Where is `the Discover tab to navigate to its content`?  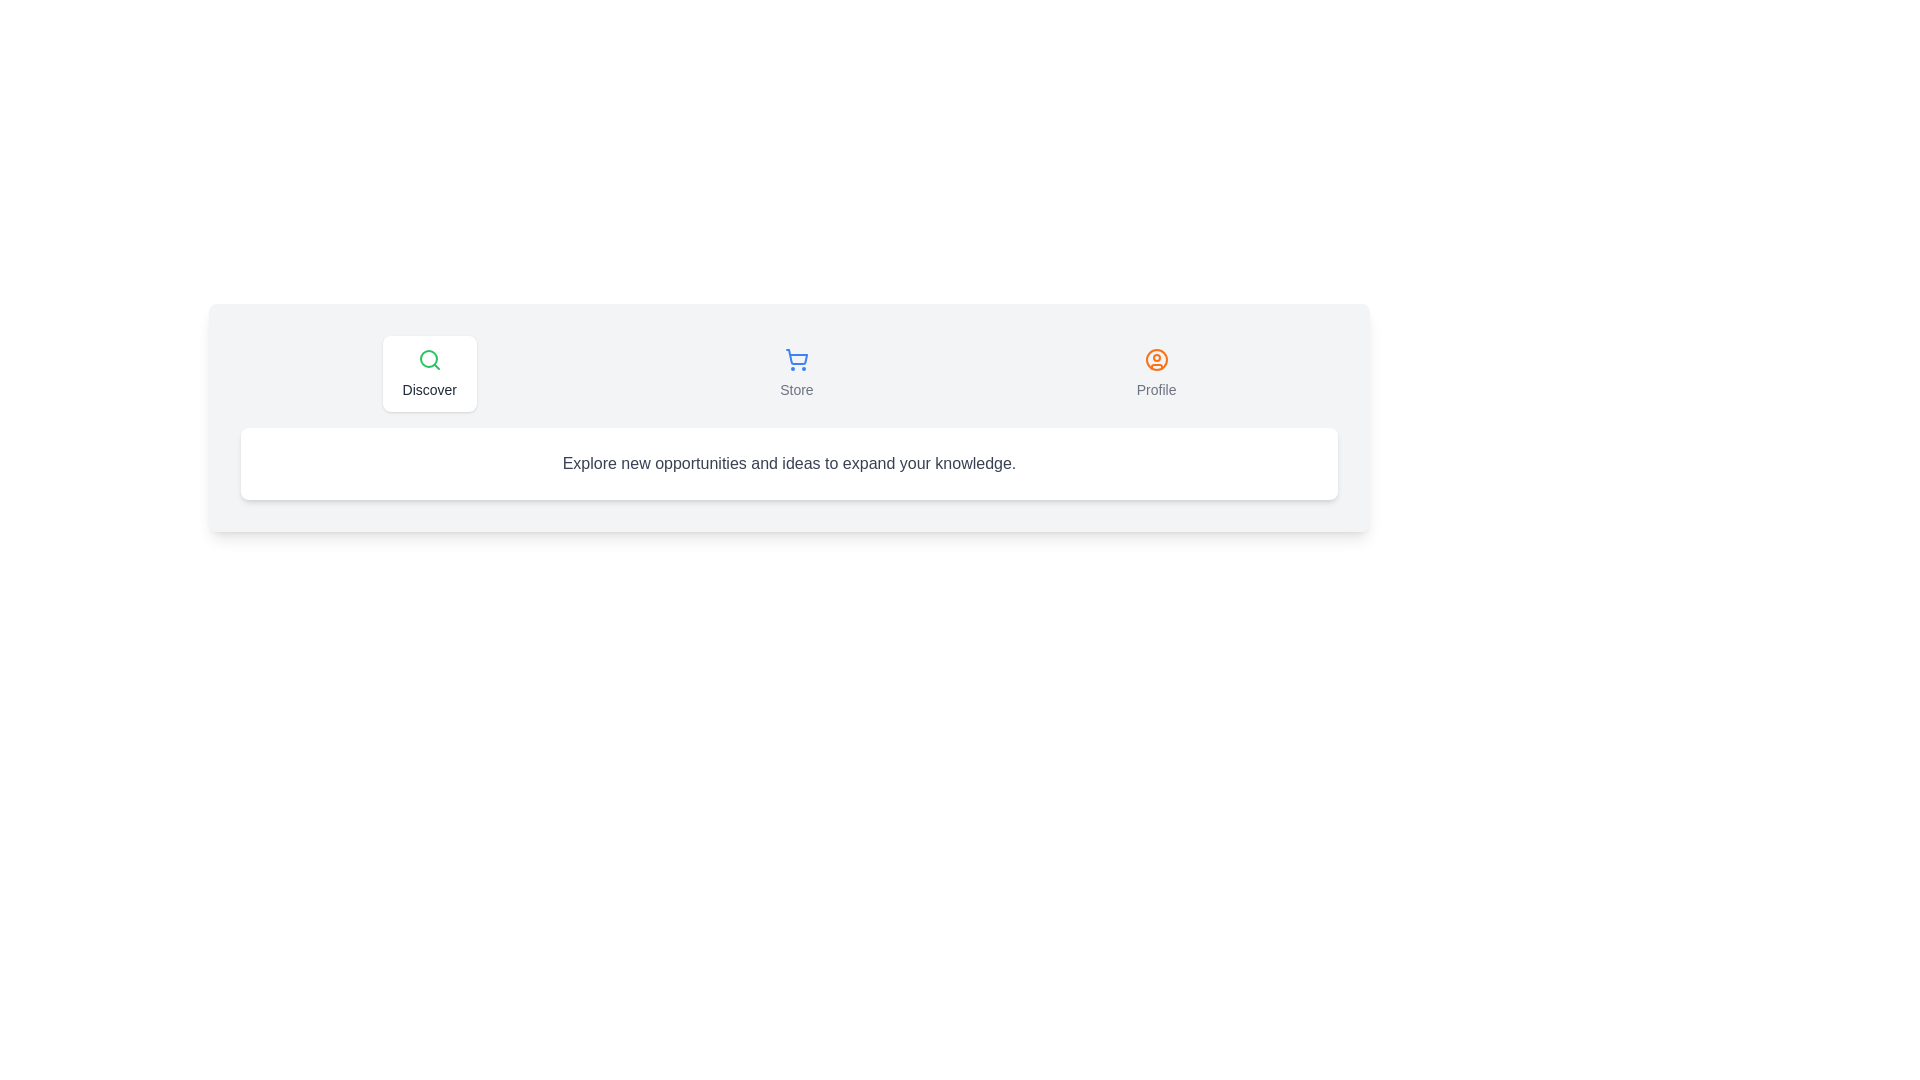 the Discover tab to navigate to its content is located at coordinates (428, 374).